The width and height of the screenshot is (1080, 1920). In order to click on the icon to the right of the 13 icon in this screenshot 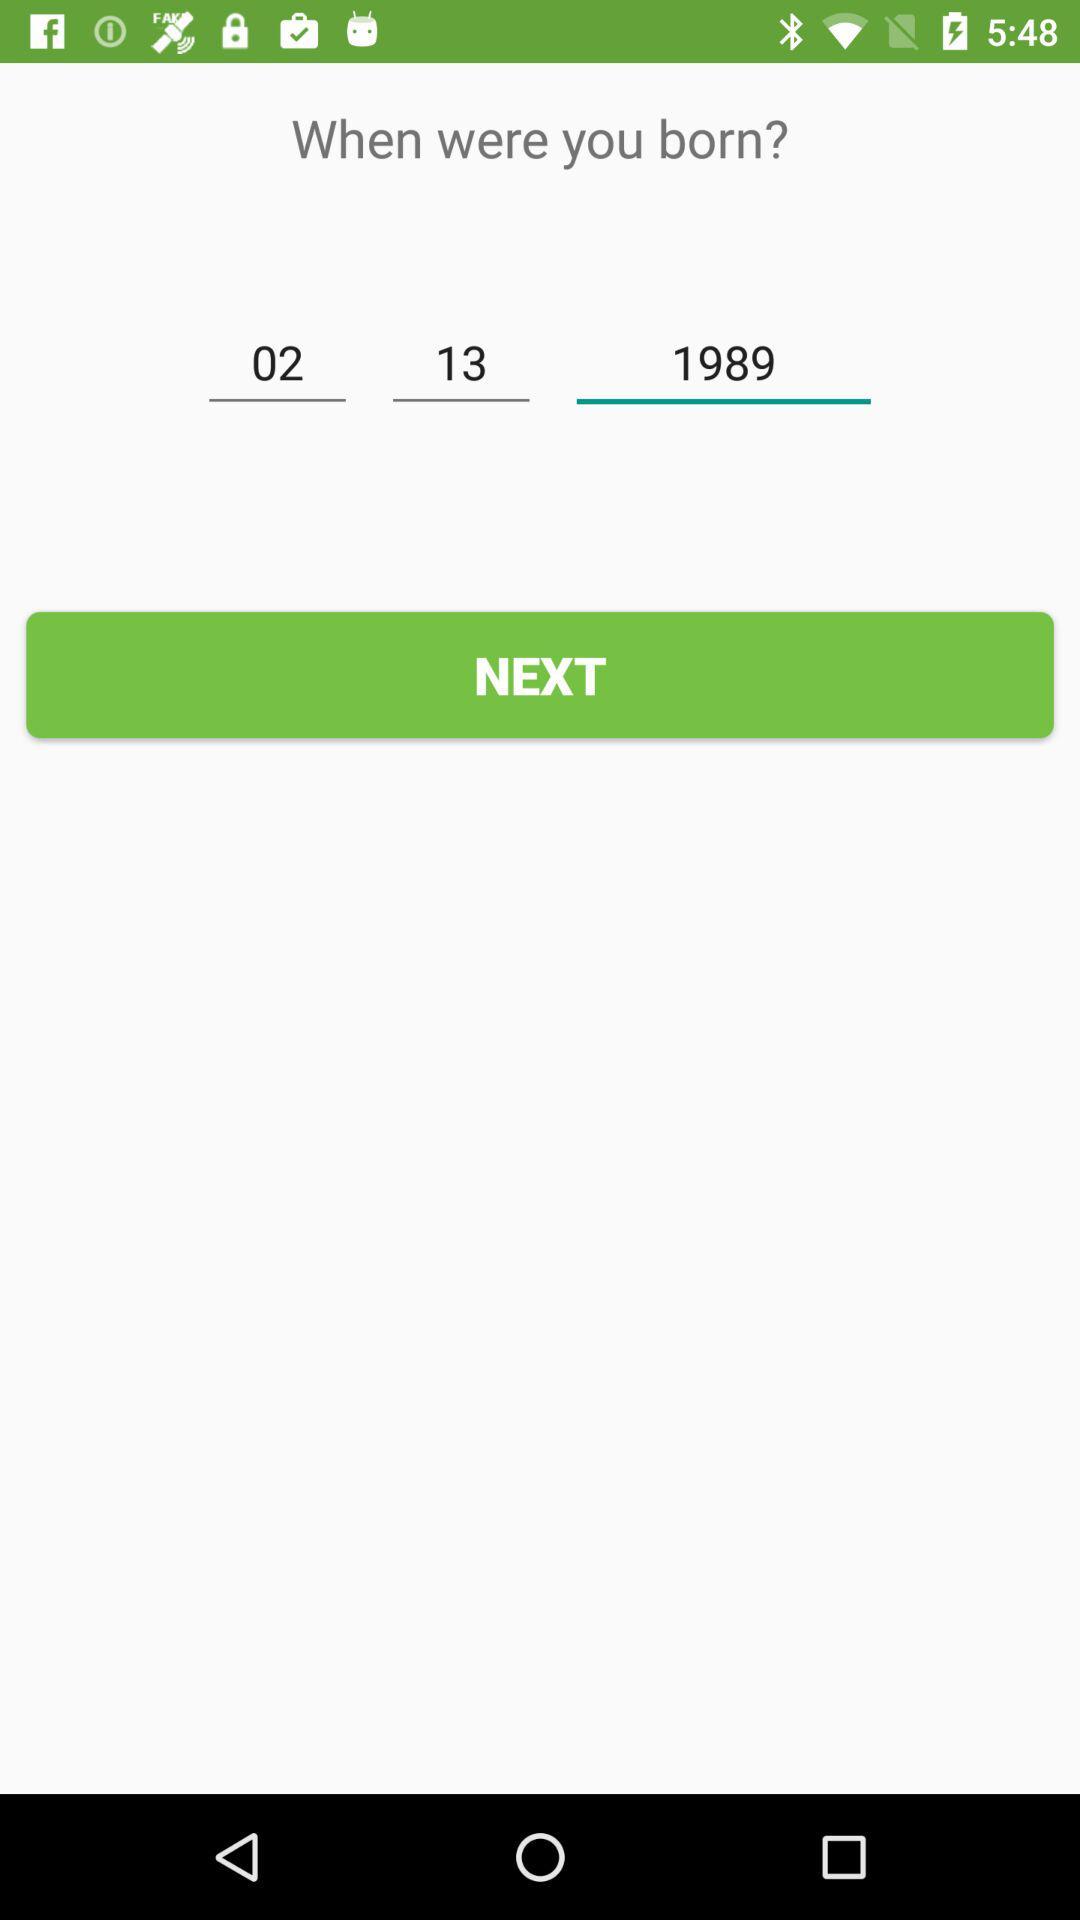, I will do `click(723, 363)`.